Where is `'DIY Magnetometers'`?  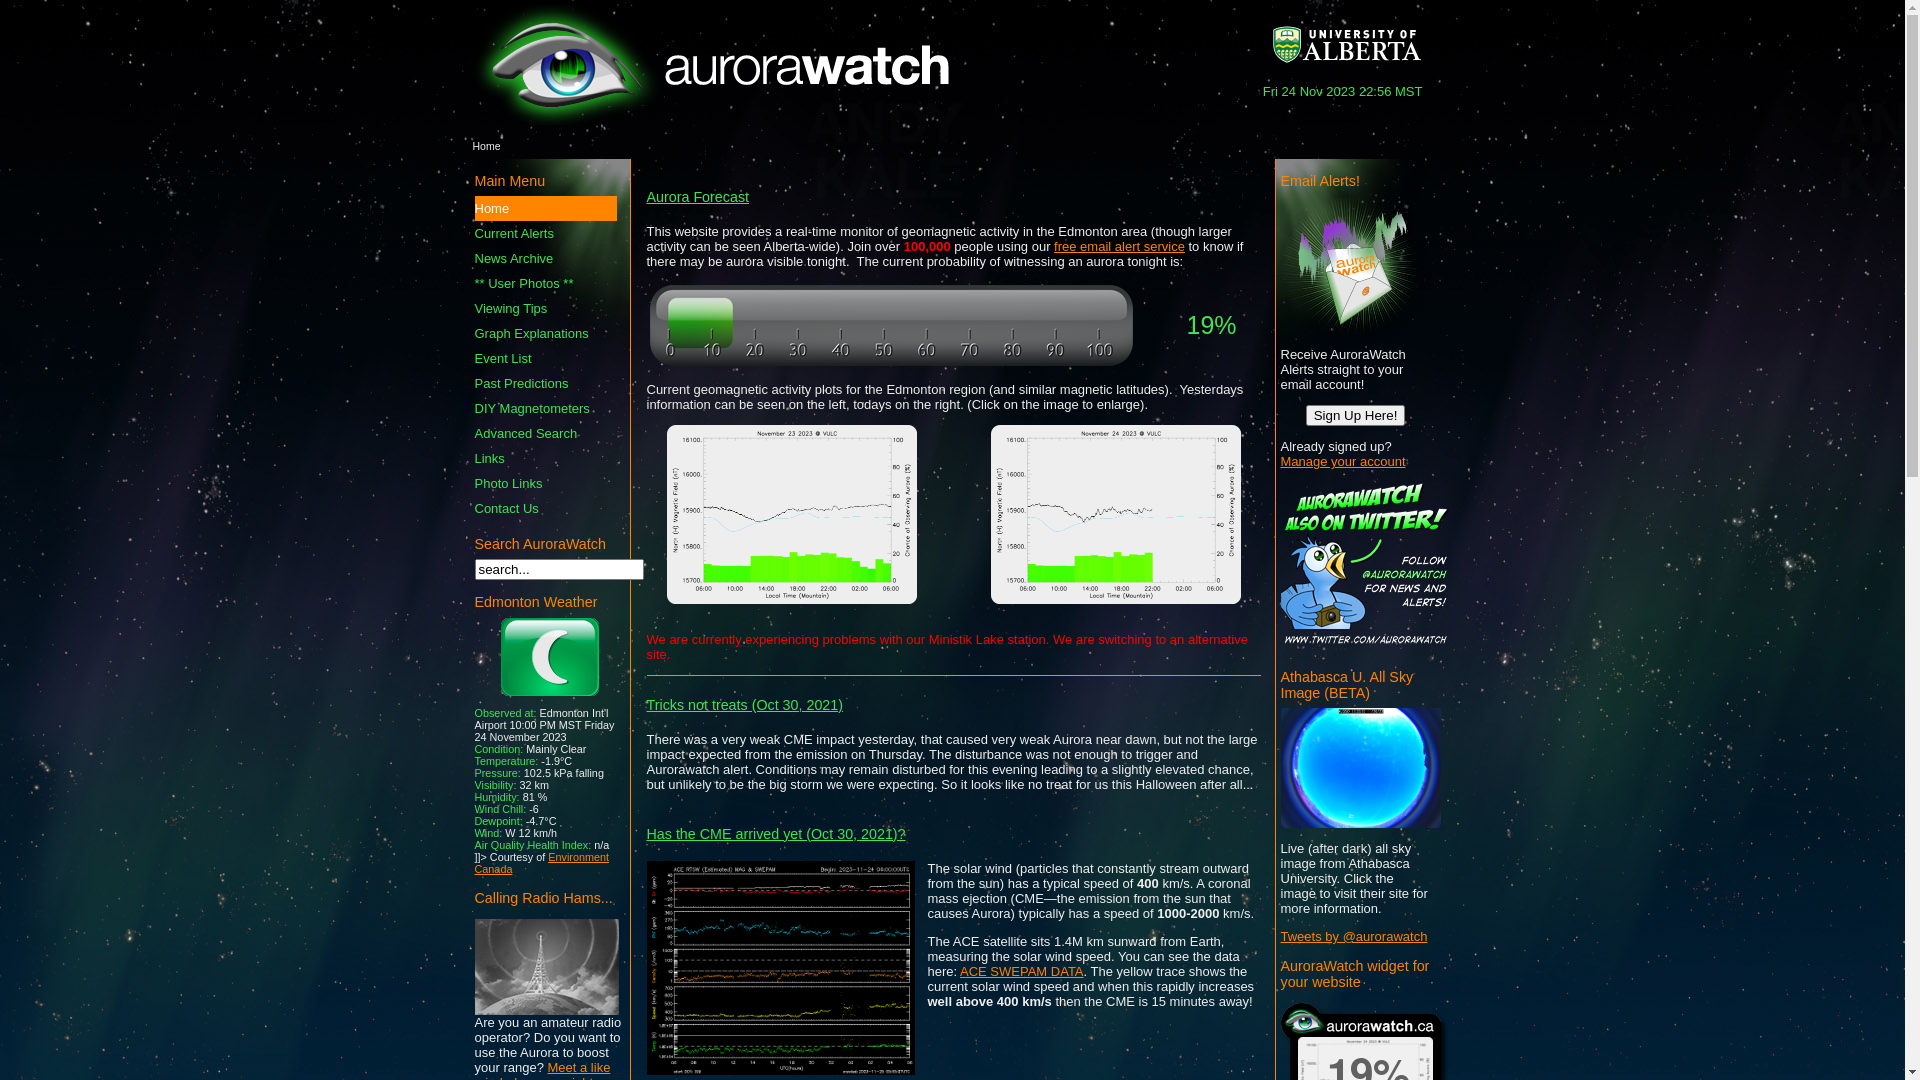
'DIY Magnetometers' is located at coordinates (545, 407).